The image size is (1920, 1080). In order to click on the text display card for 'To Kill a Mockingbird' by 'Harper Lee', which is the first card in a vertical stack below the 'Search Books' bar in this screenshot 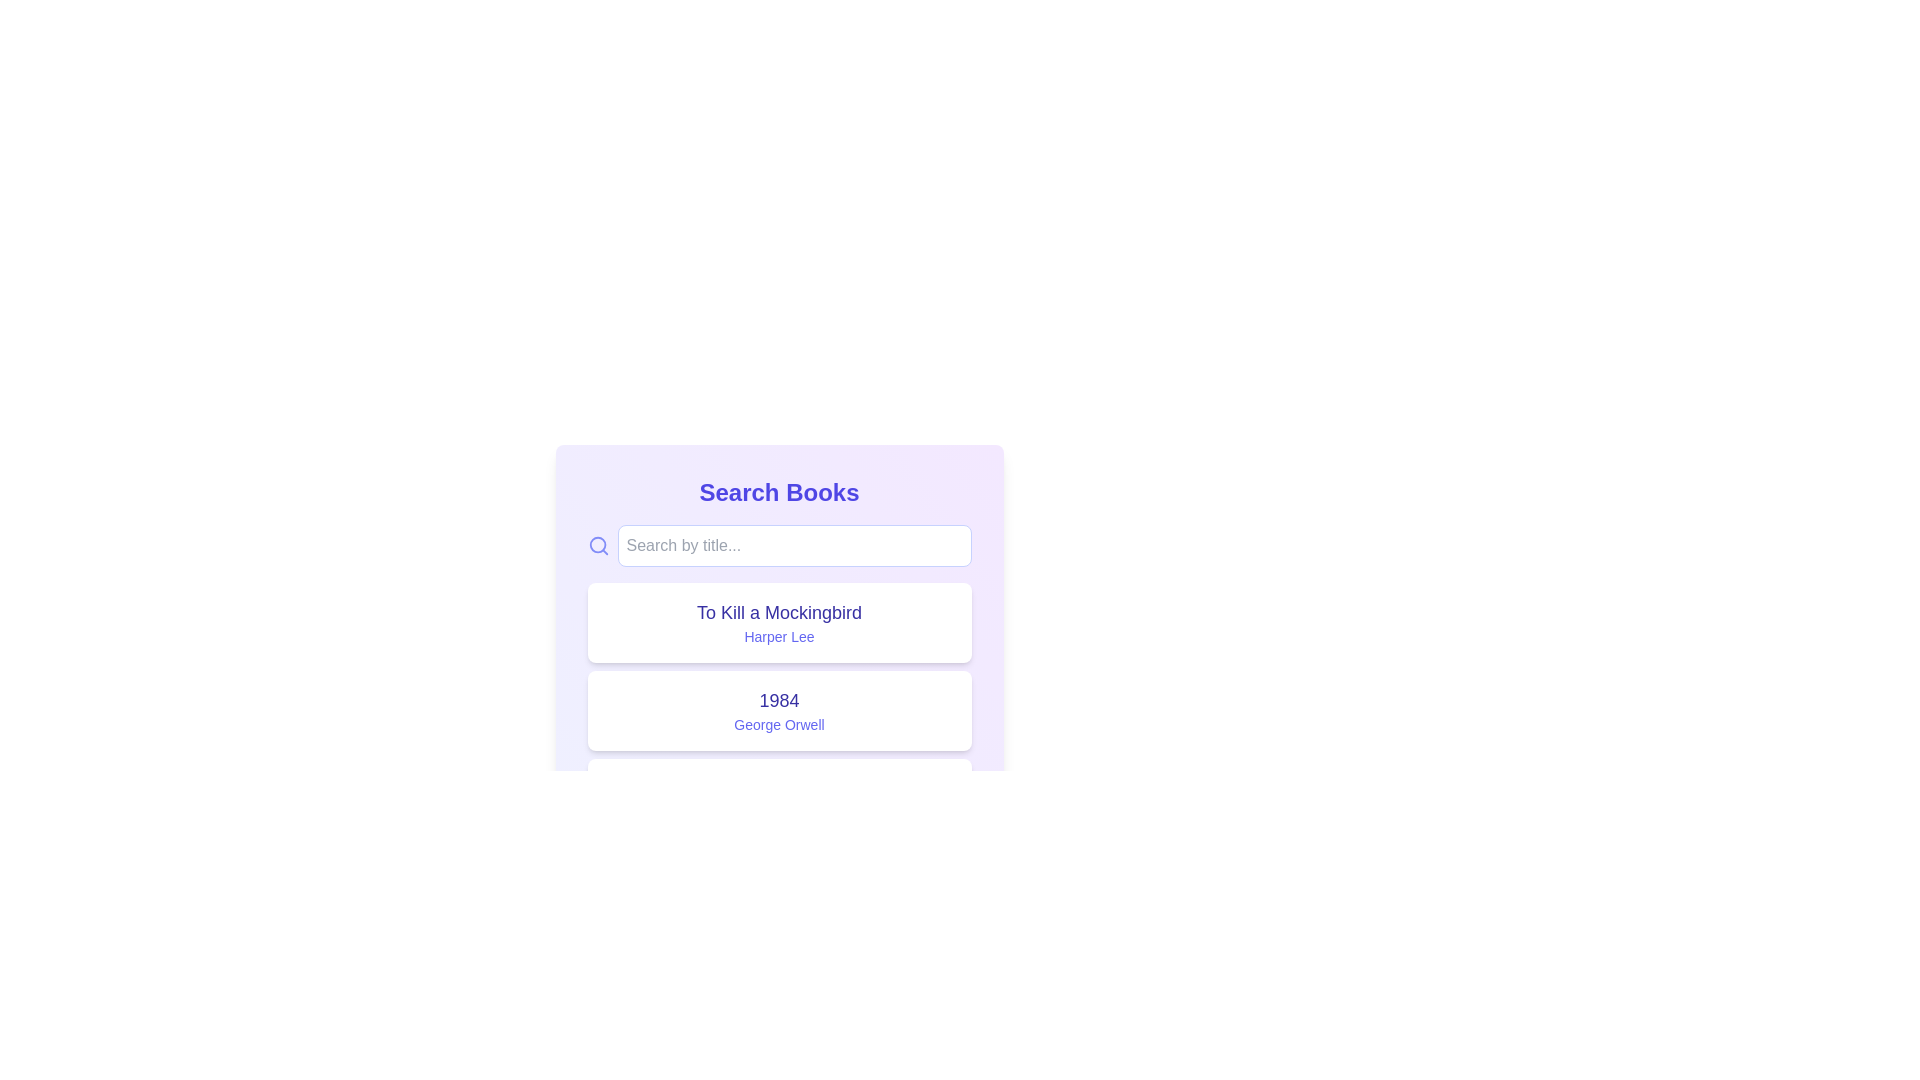, I will do `click(778, 622)`.